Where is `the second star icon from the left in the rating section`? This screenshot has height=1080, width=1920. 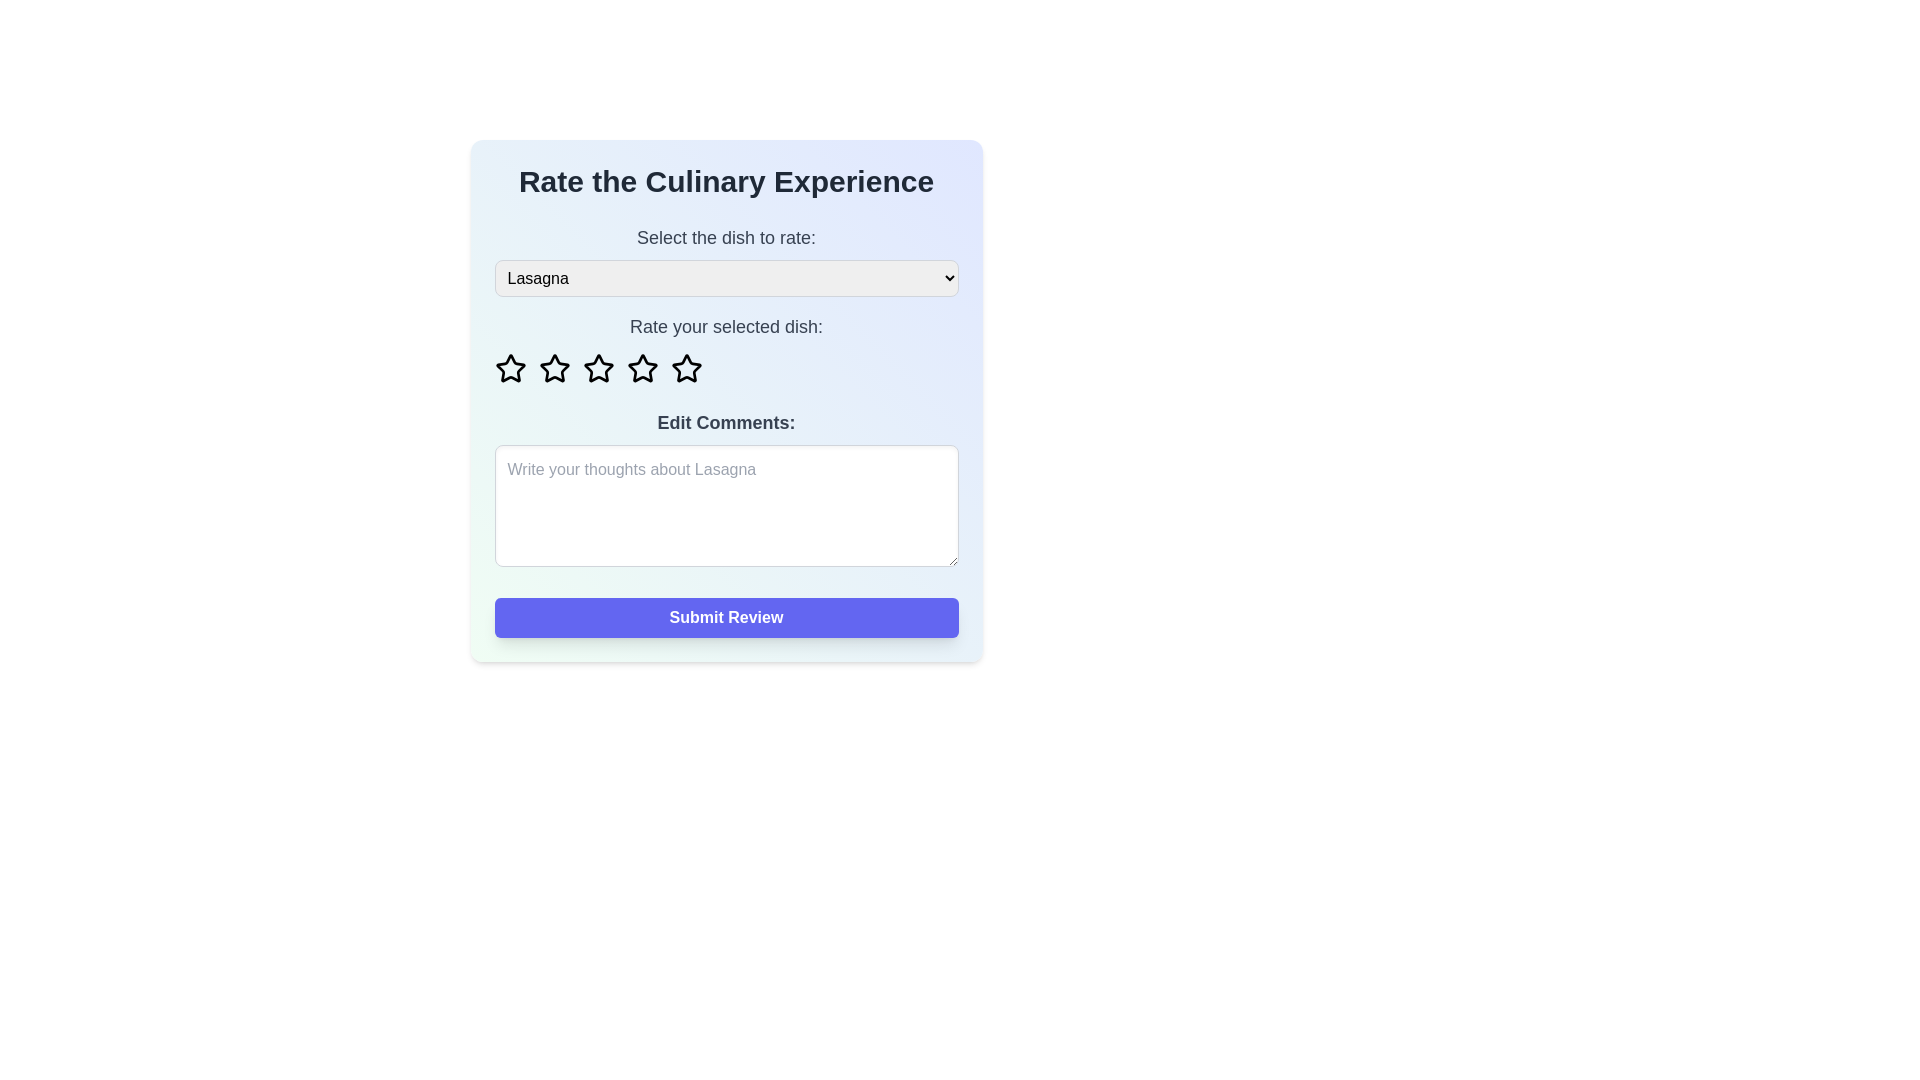
the second star icon from the left in the rating section is located at coordinates (554, 369).